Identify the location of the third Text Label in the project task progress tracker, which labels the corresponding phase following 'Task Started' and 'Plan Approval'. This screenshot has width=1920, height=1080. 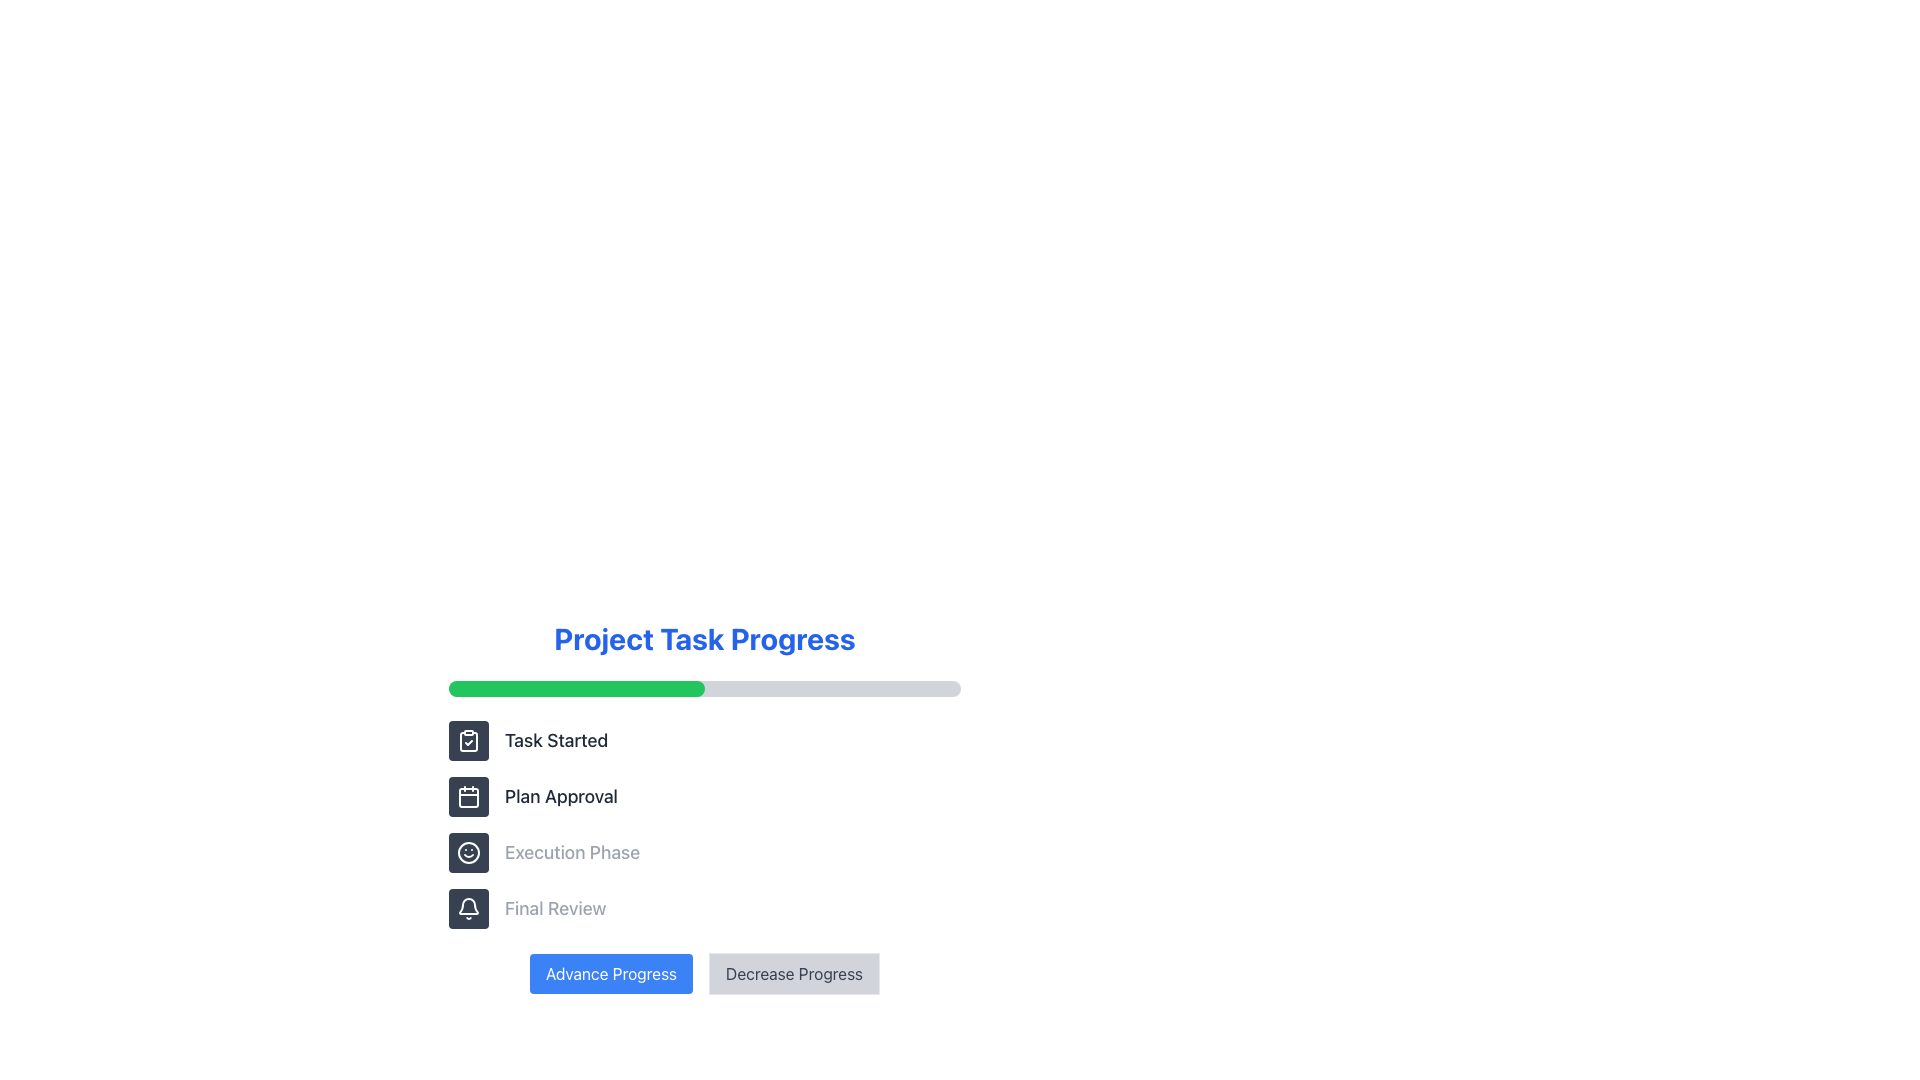
(571, 852).